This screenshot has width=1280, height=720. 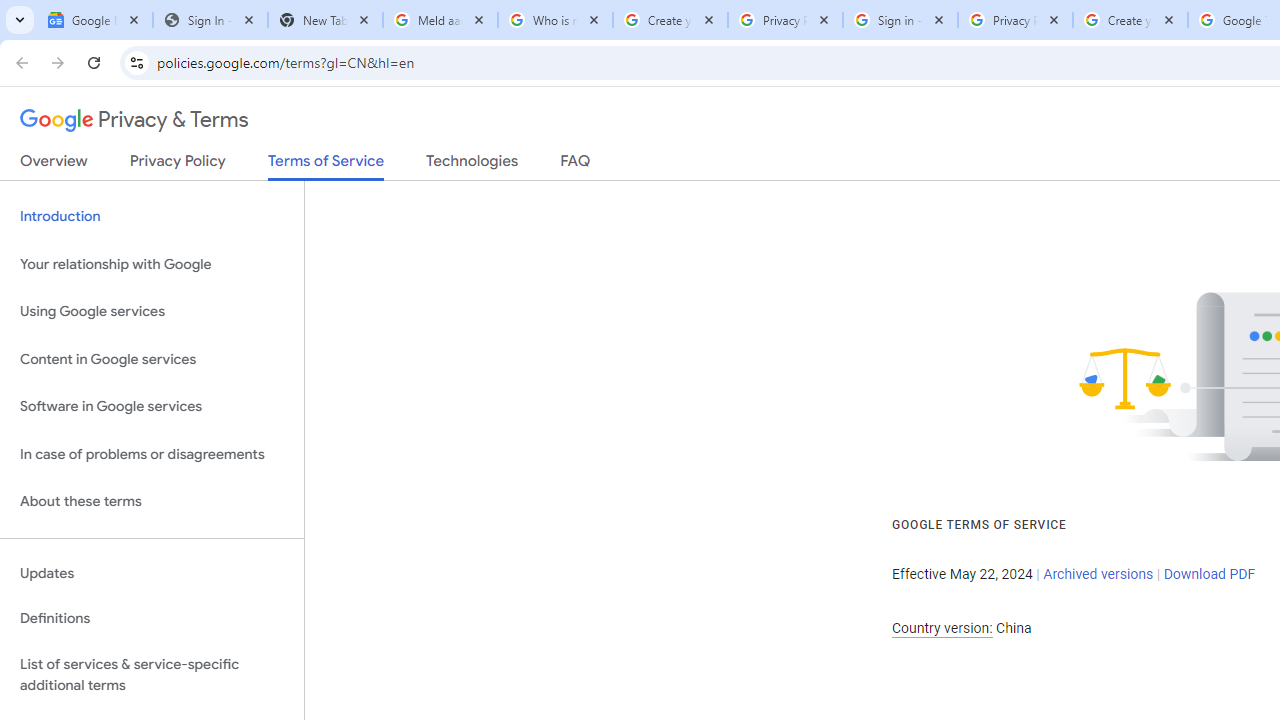 I want to click on 'Country version:', so click(x=941, y=627).